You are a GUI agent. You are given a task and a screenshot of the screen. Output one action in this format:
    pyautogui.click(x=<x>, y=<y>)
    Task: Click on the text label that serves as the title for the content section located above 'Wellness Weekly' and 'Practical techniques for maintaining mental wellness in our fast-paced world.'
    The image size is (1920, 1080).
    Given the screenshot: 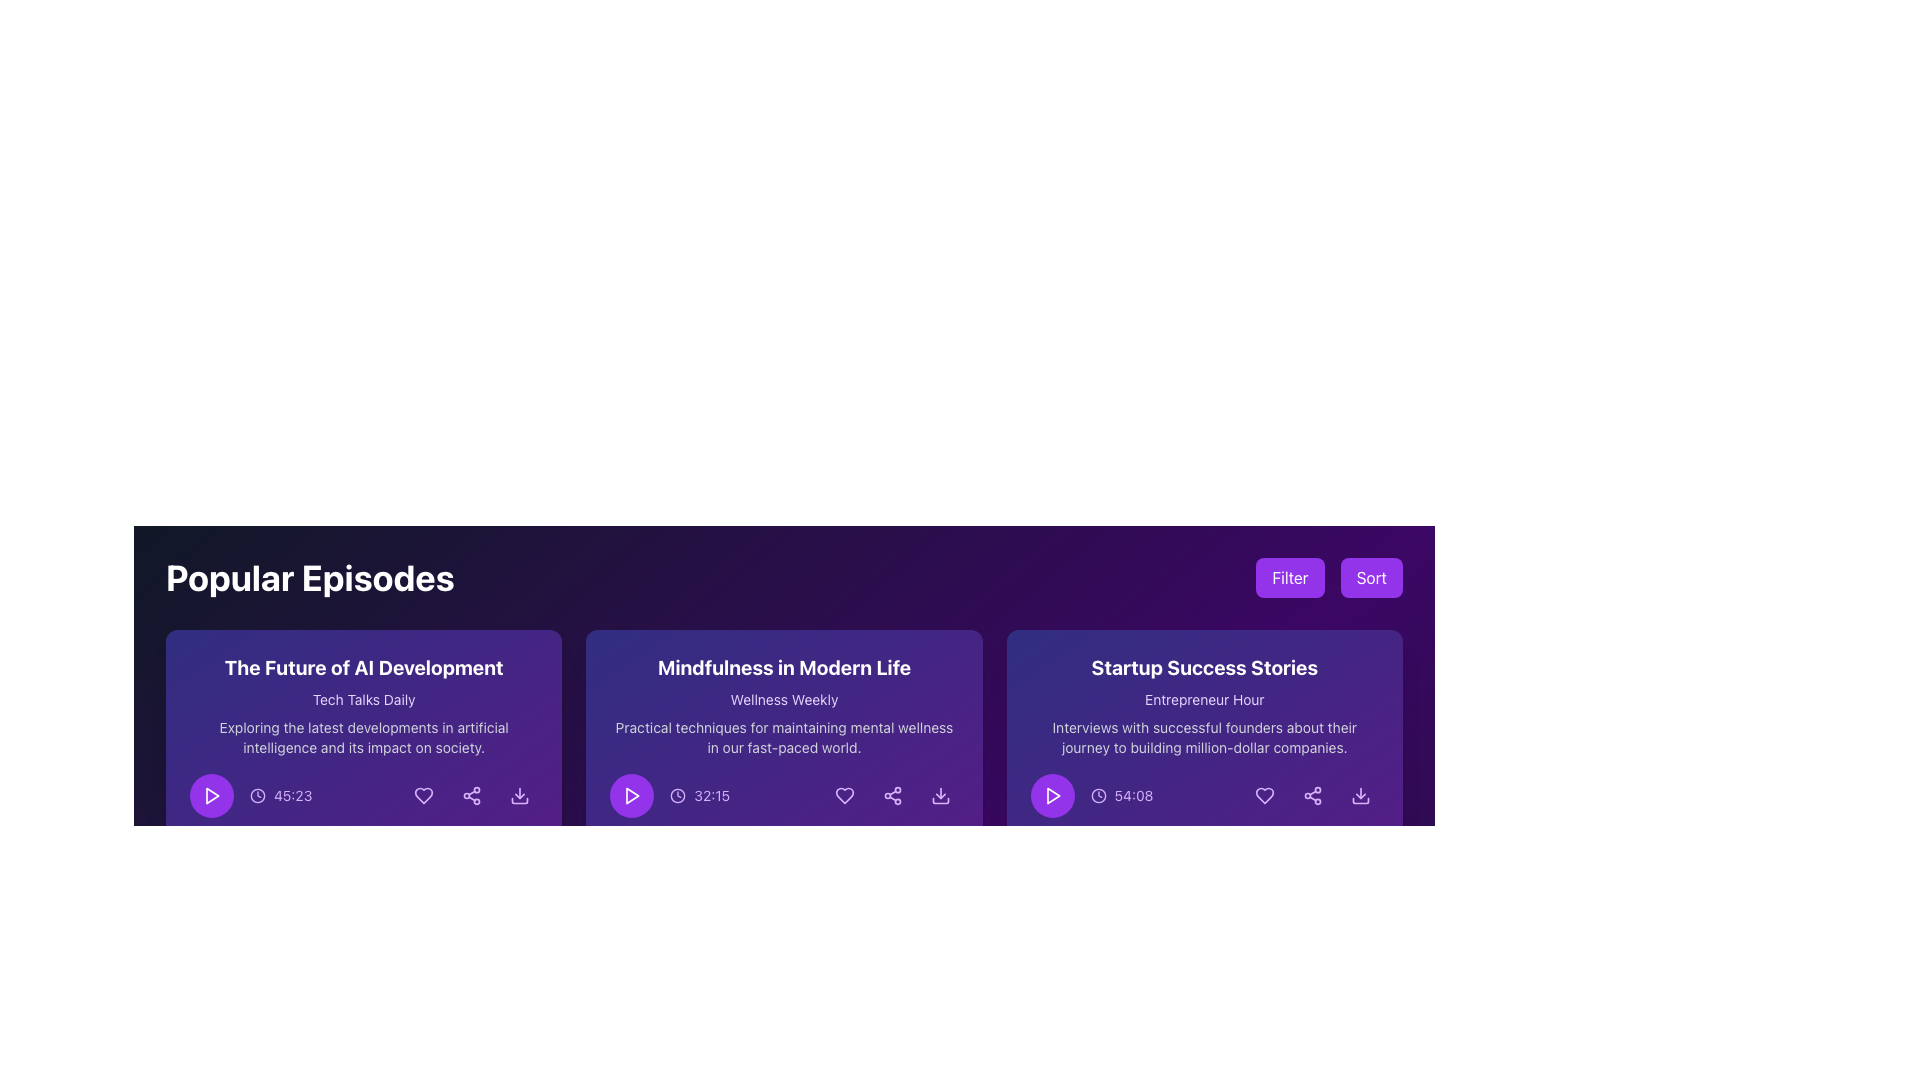 What is the action you would take?
    pyautogui.click(x=783, y=667)
    